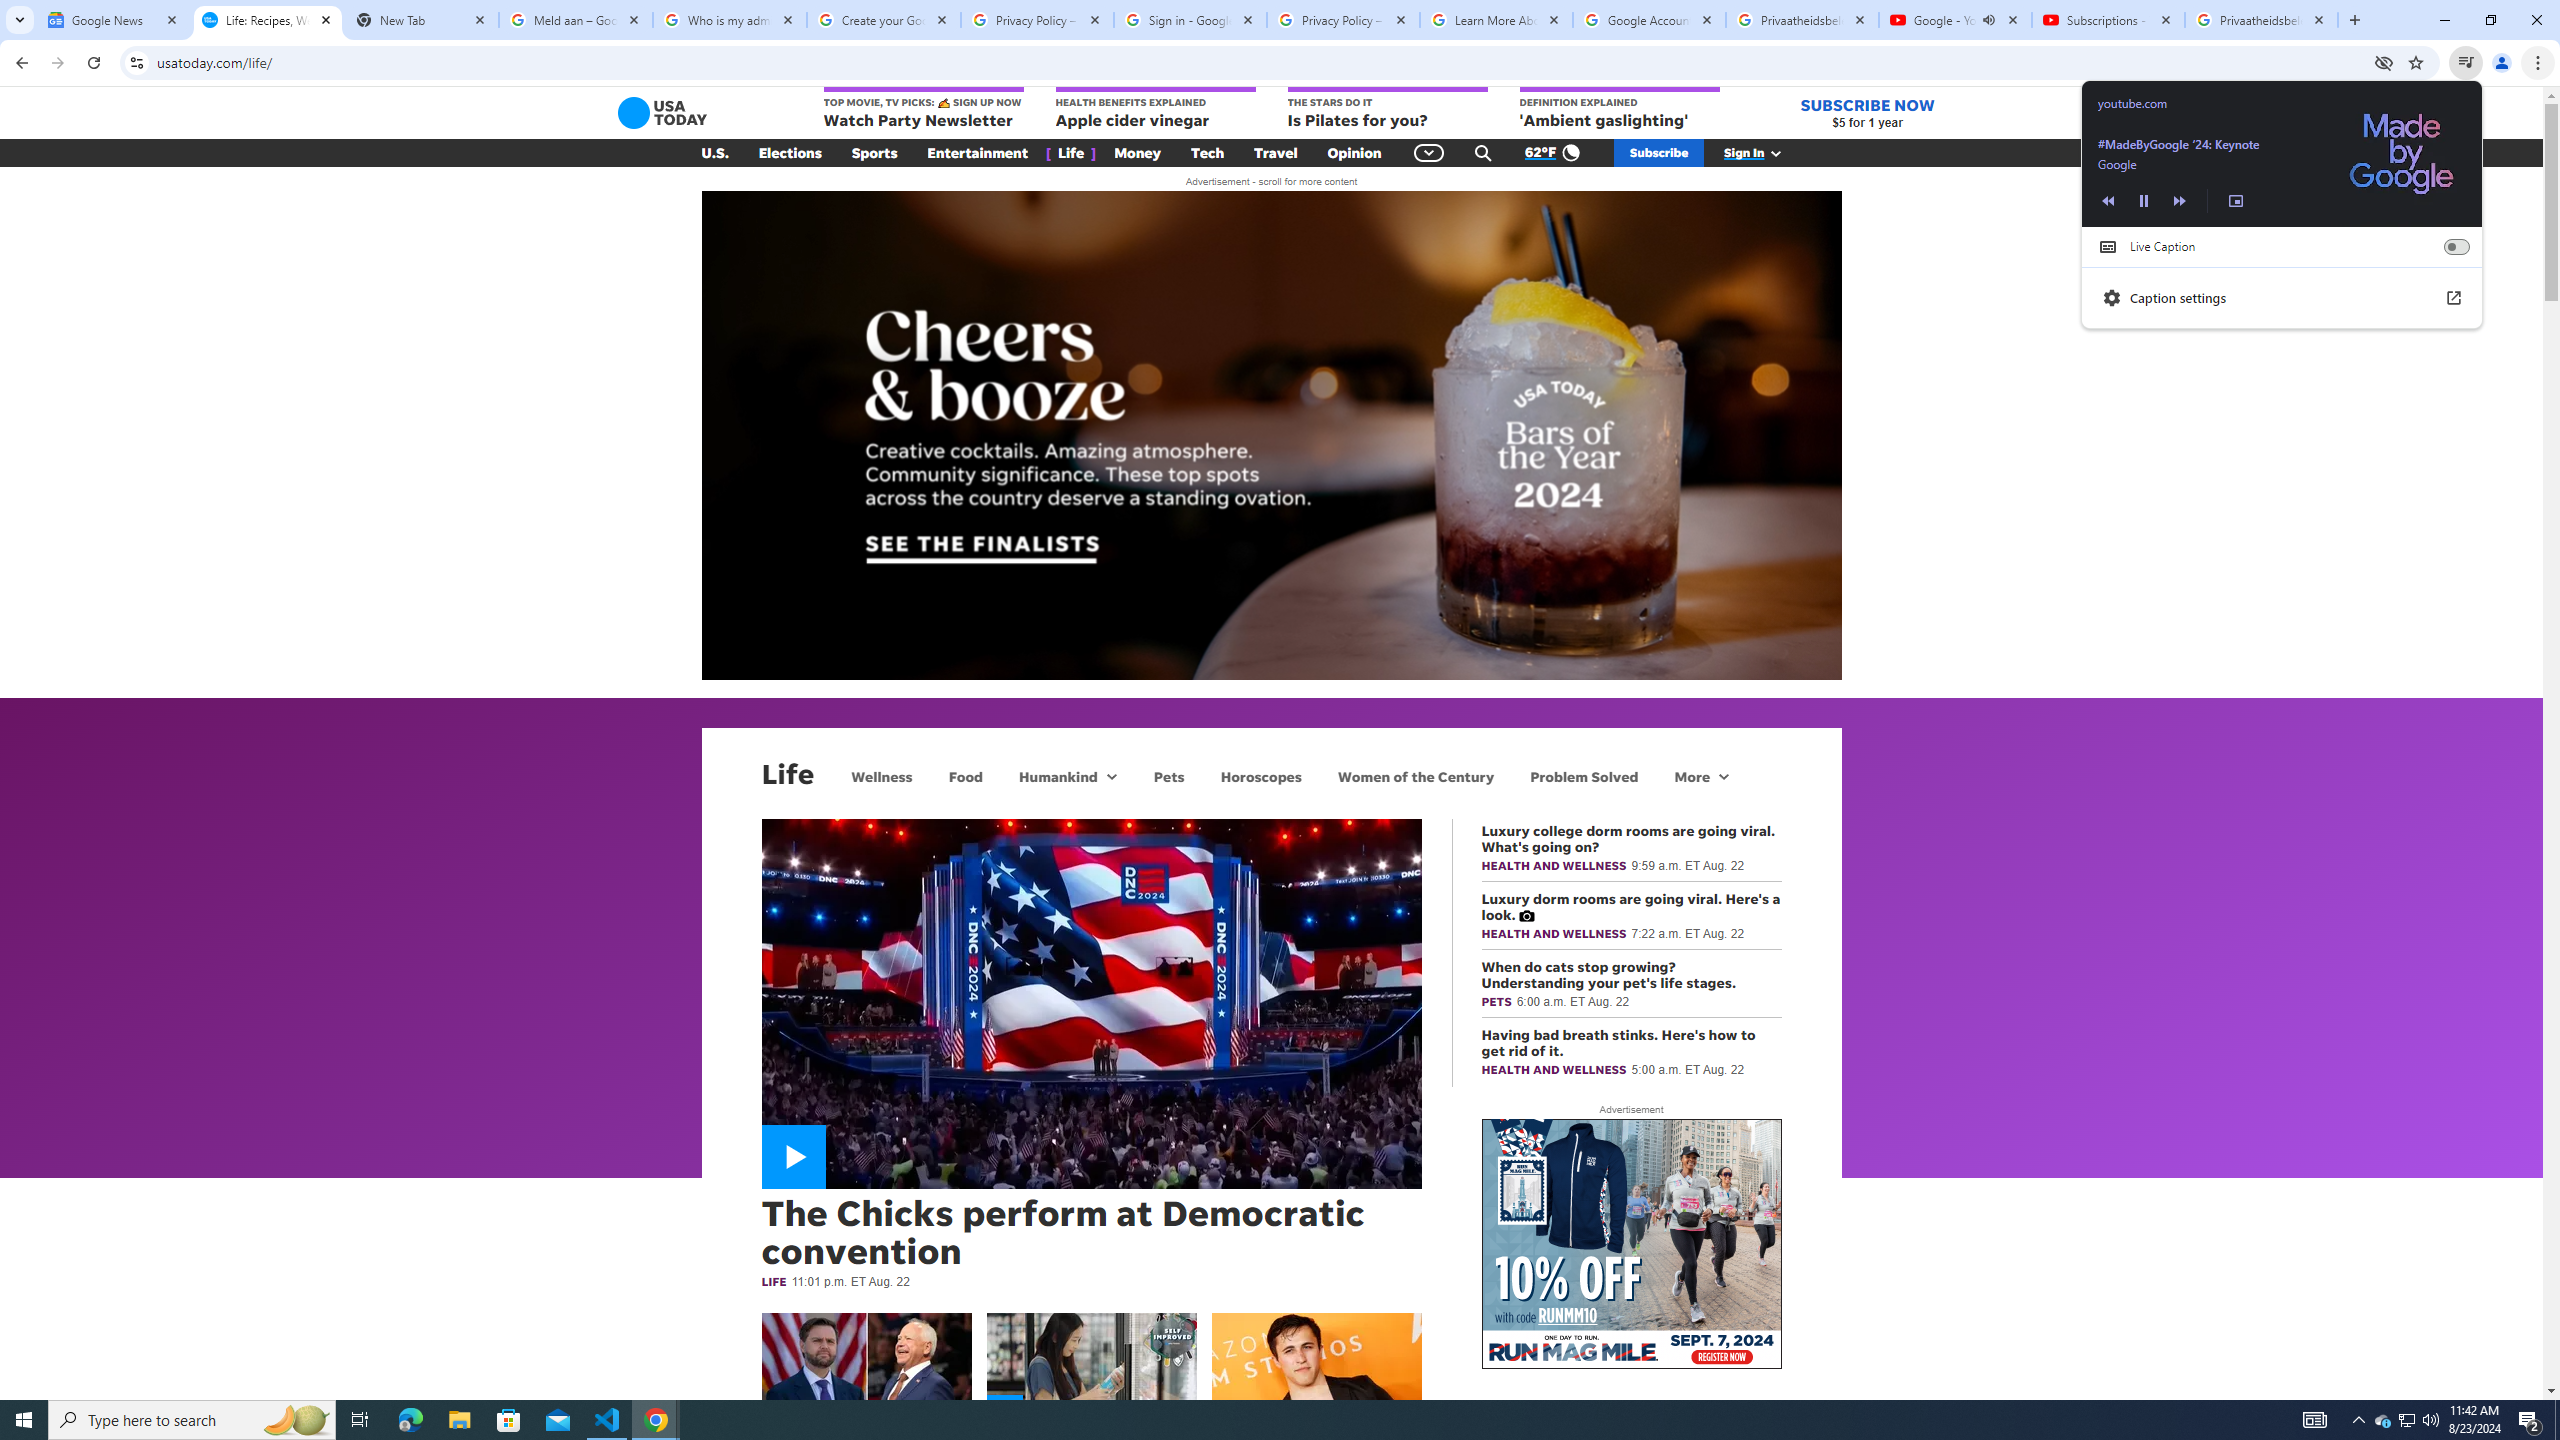  Describe the element at coordinates (977, 153) in the screenshot. I see `'Entertainment'` at that location.